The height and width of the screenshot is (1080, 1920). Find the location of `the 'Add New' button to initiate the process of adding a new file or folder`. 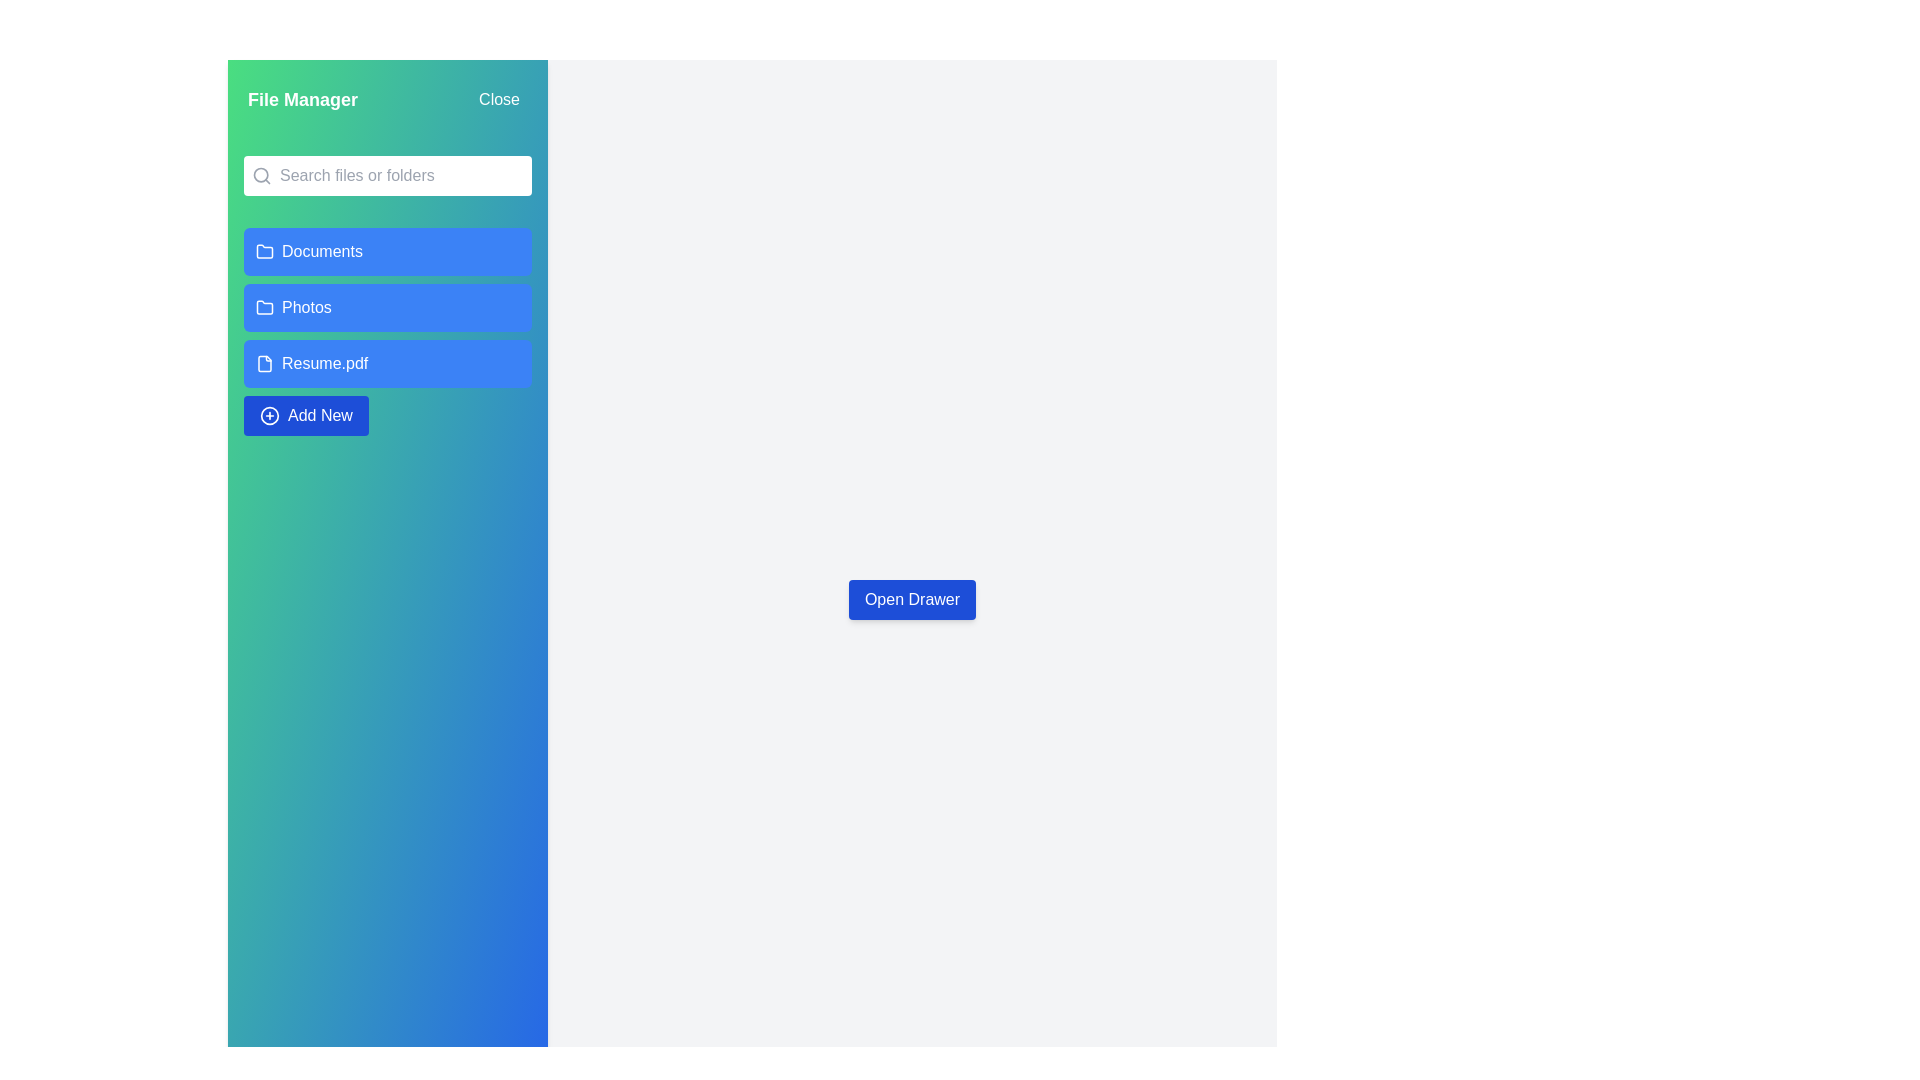

the 'Add New' button to initiate the process of adding a new file or folder is located at coordinates (305, 415).